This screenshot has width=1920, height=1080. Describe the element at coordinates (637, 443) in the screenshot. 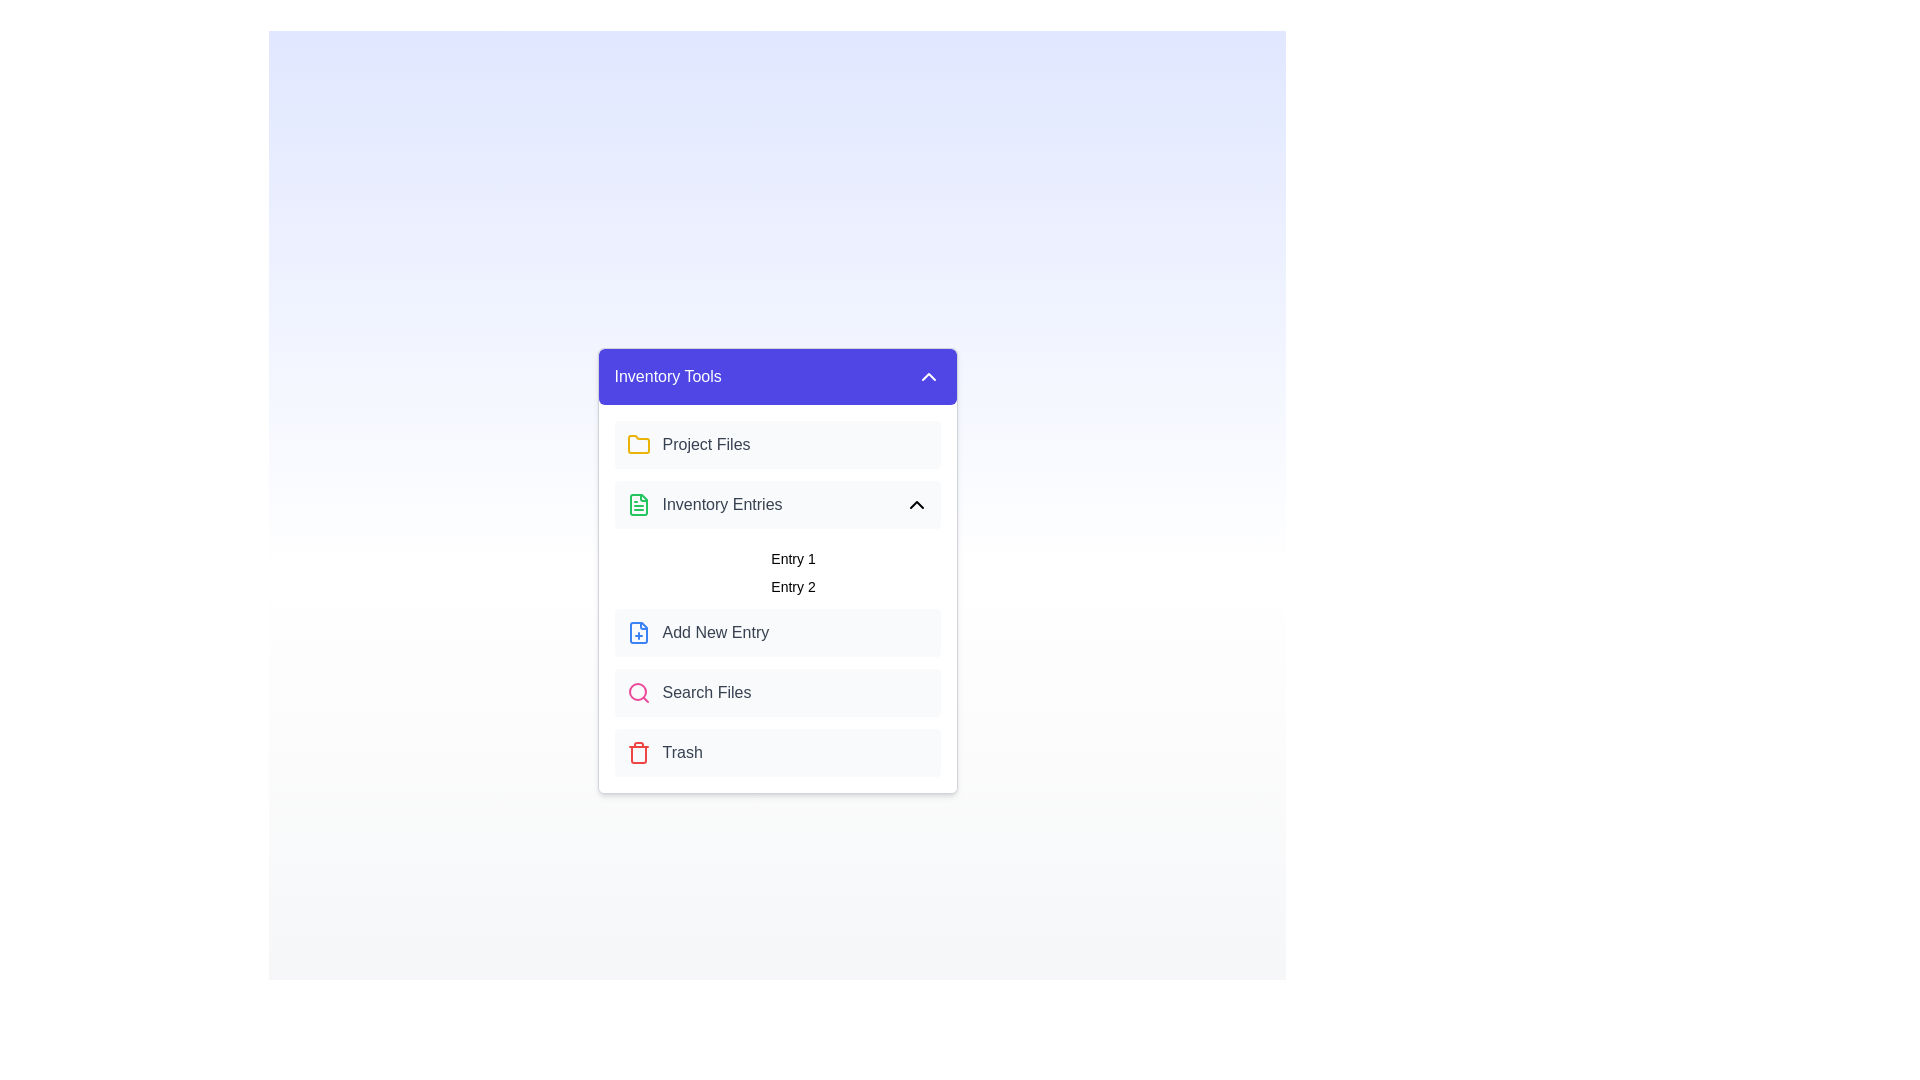

I see `the folder icon representing the 'Project Files' entry in the 'Inventory Tools' menu` at that location.